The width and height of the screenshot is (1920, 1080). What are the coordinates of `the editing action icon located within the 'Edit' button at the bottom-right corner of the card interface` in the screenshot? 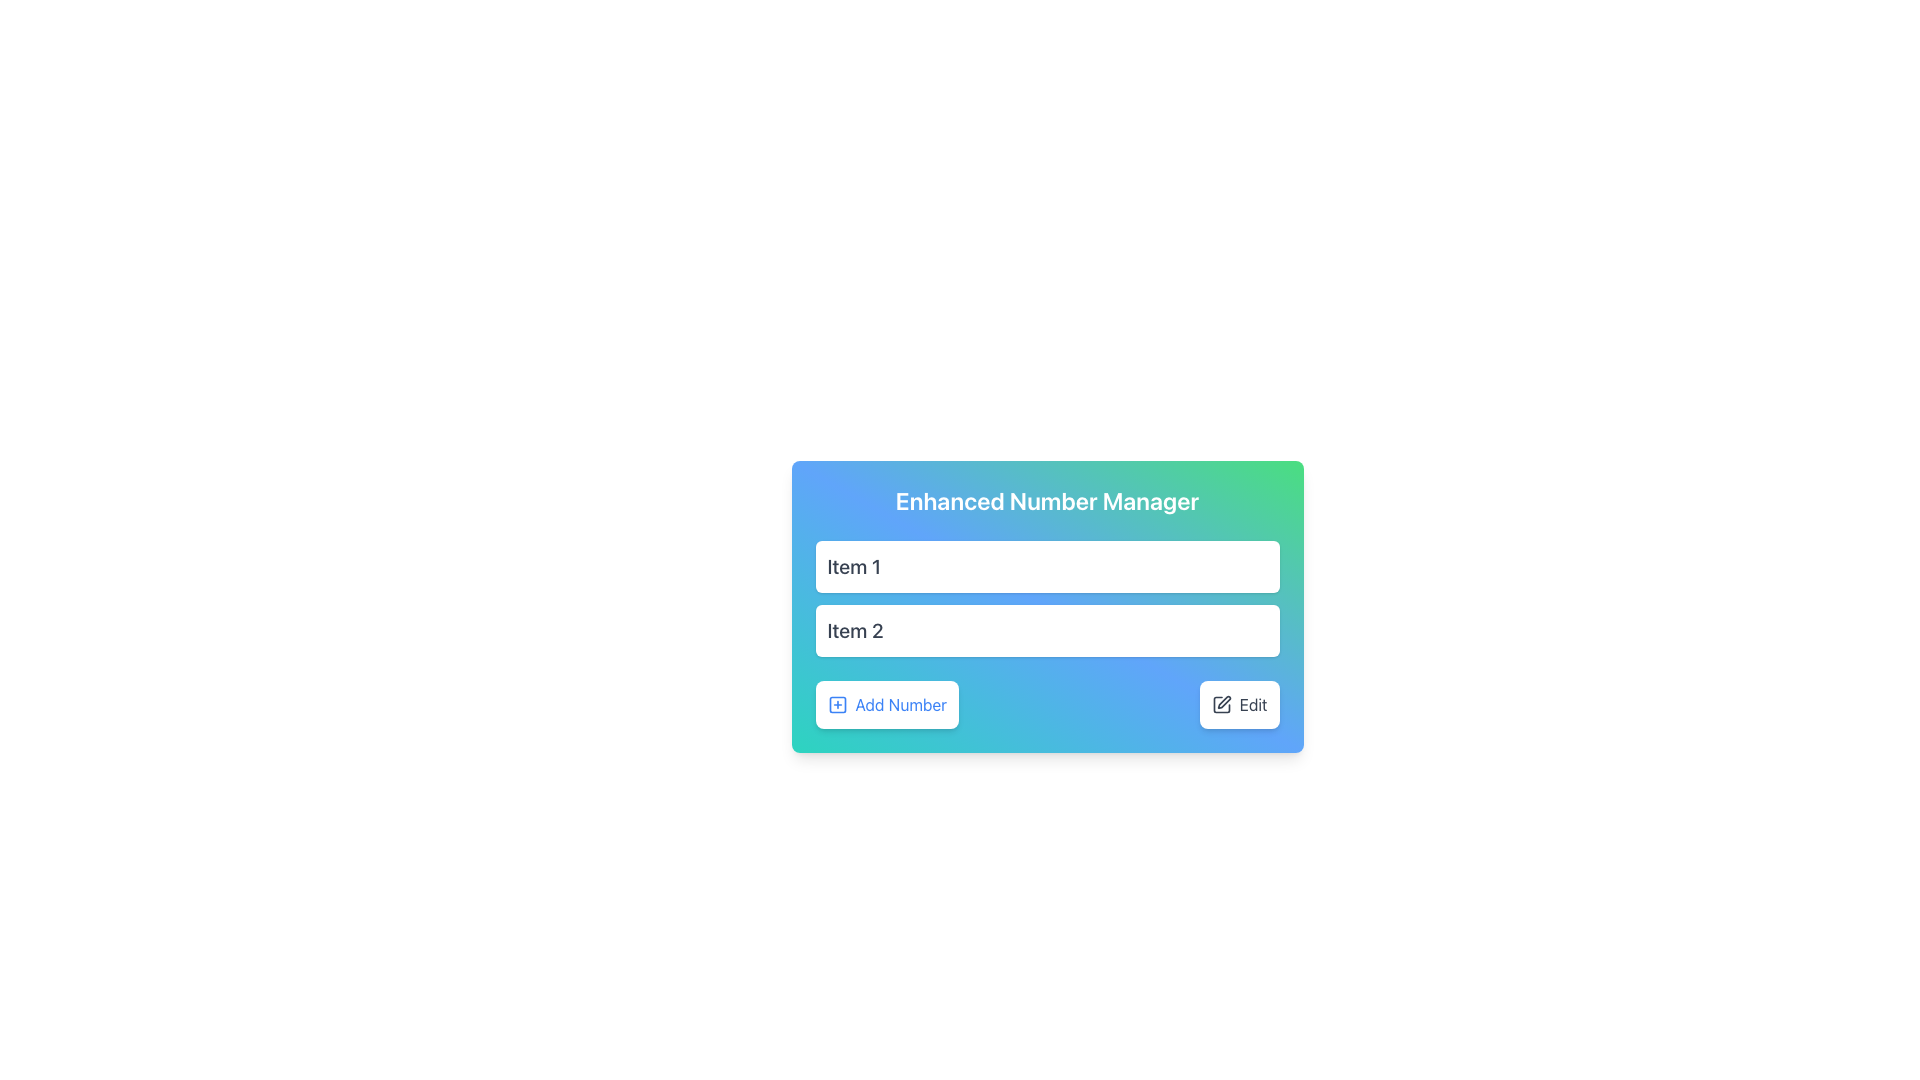 It's located at (1223, 701).